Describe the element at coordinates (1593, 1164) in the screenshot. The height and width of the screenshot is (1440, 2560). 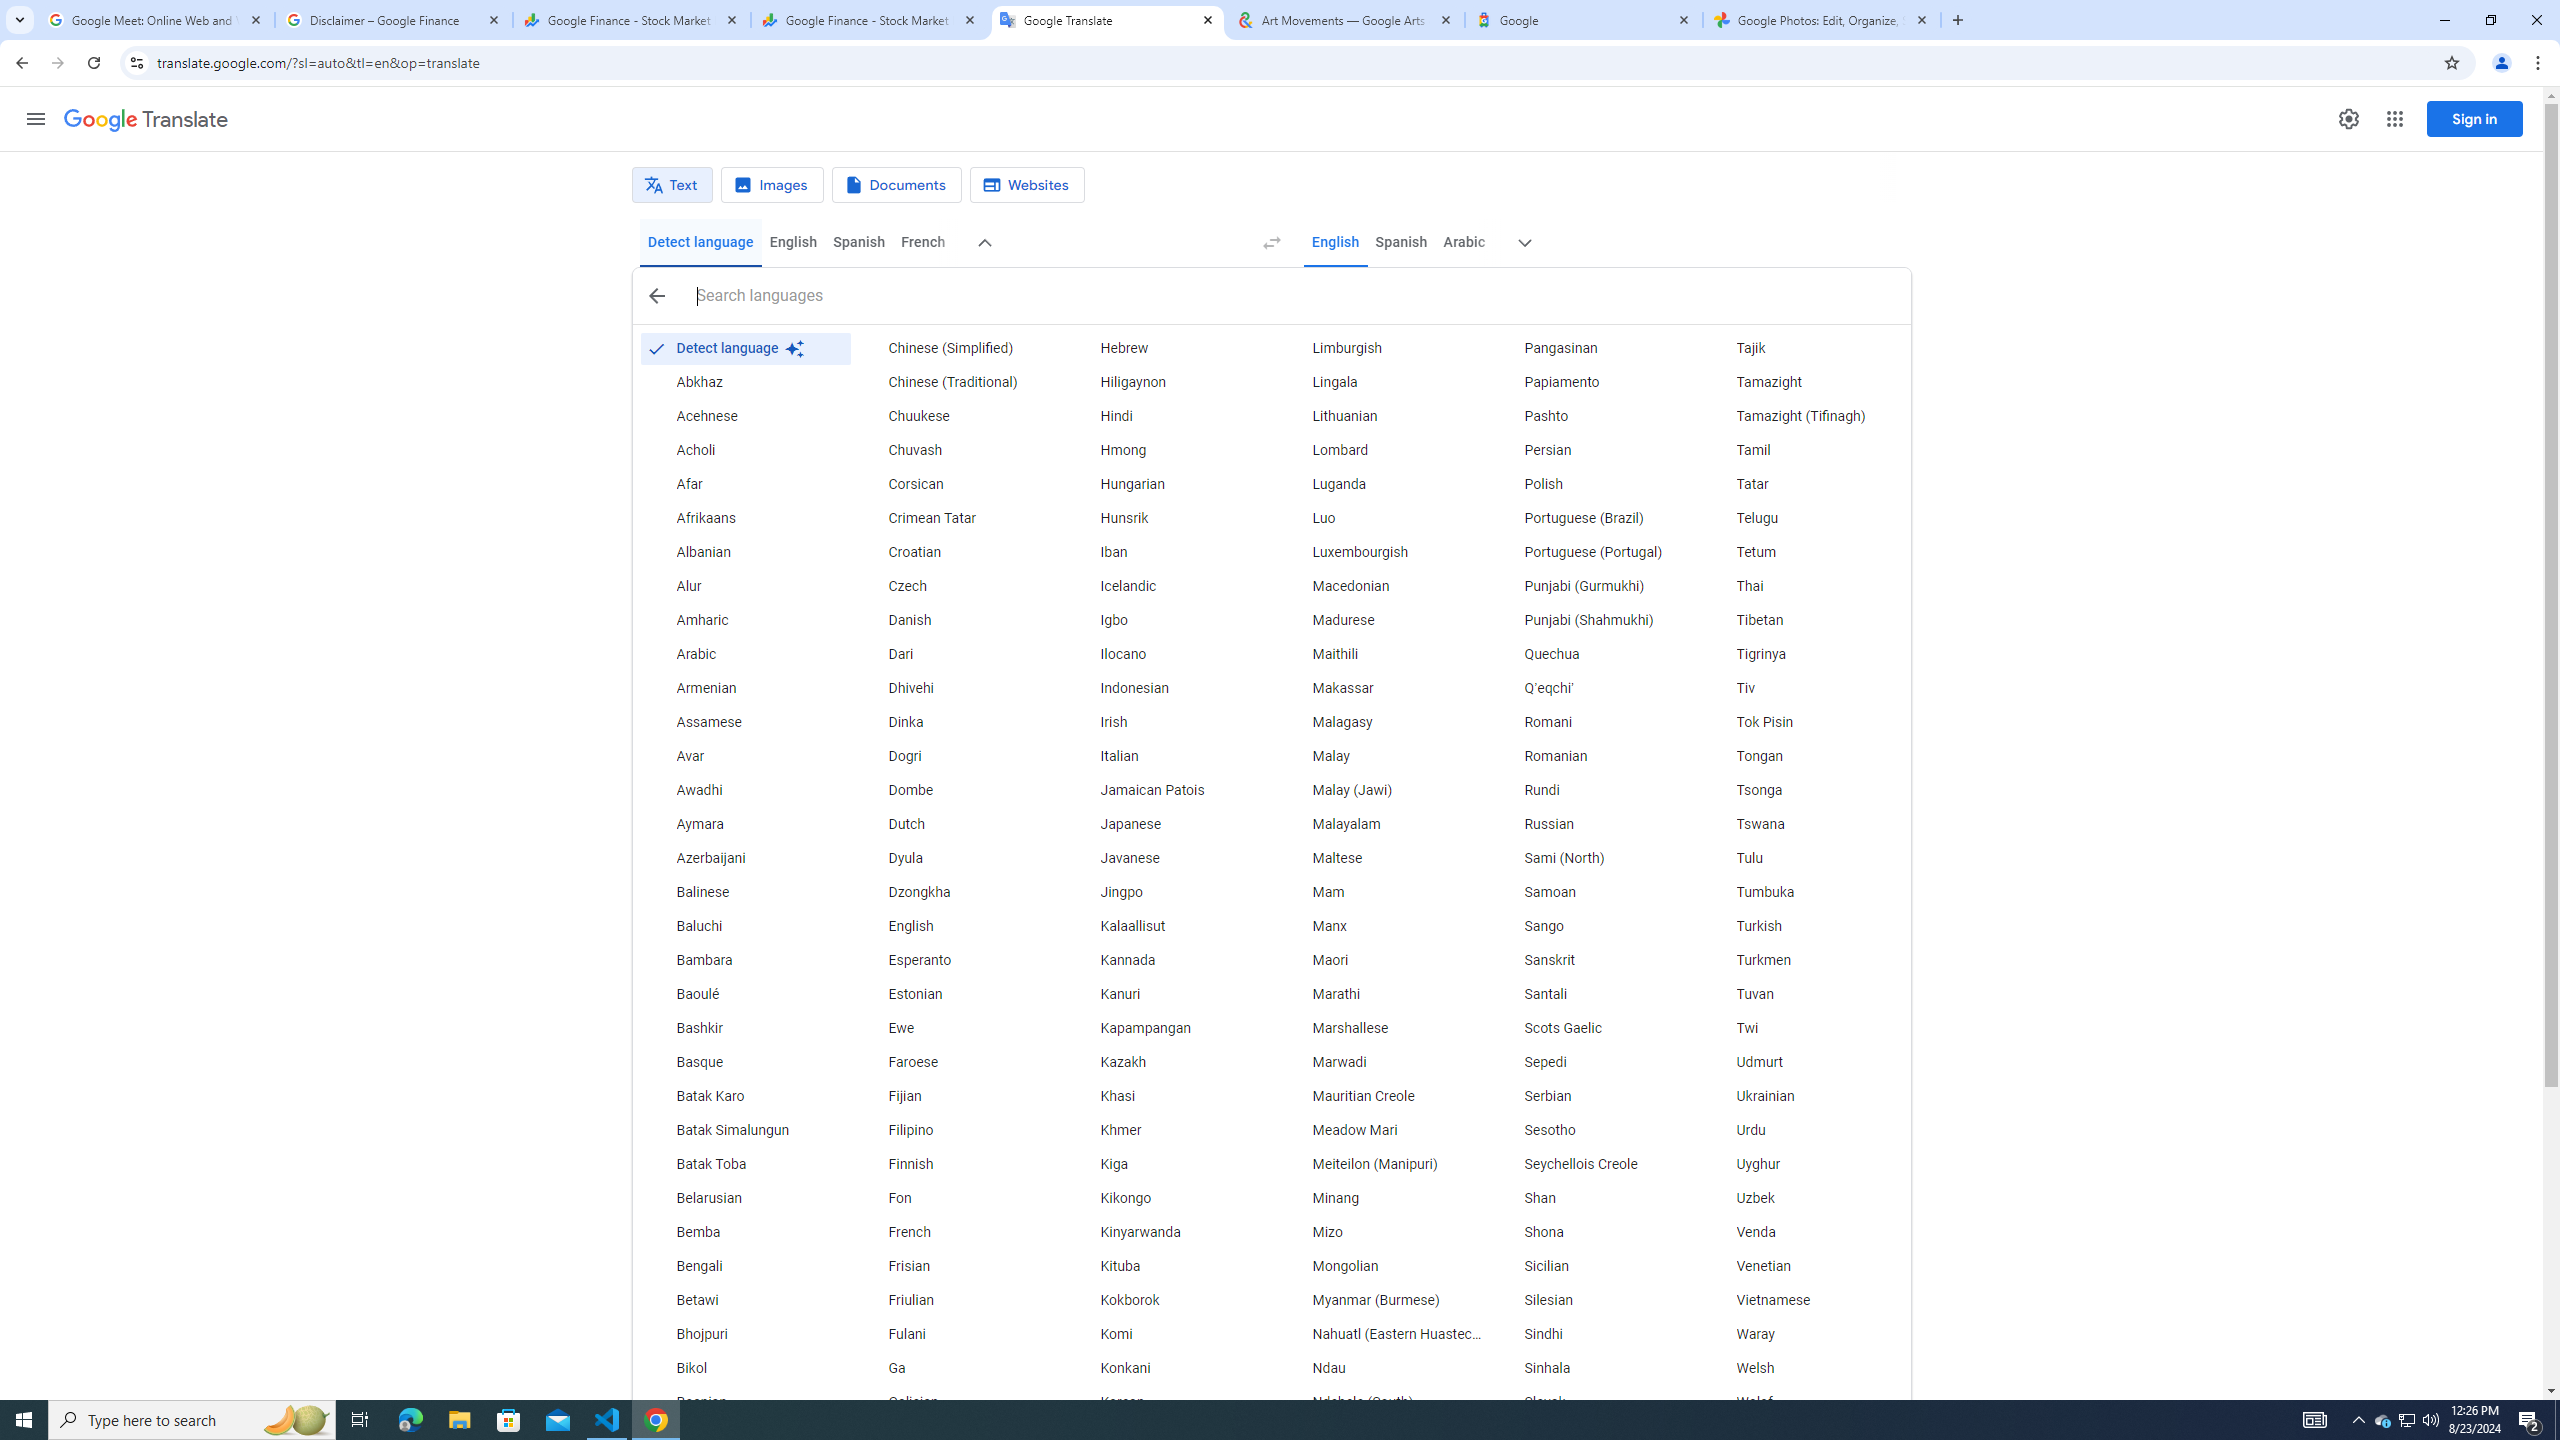
I see `'Seychellois Creole'` at that location.